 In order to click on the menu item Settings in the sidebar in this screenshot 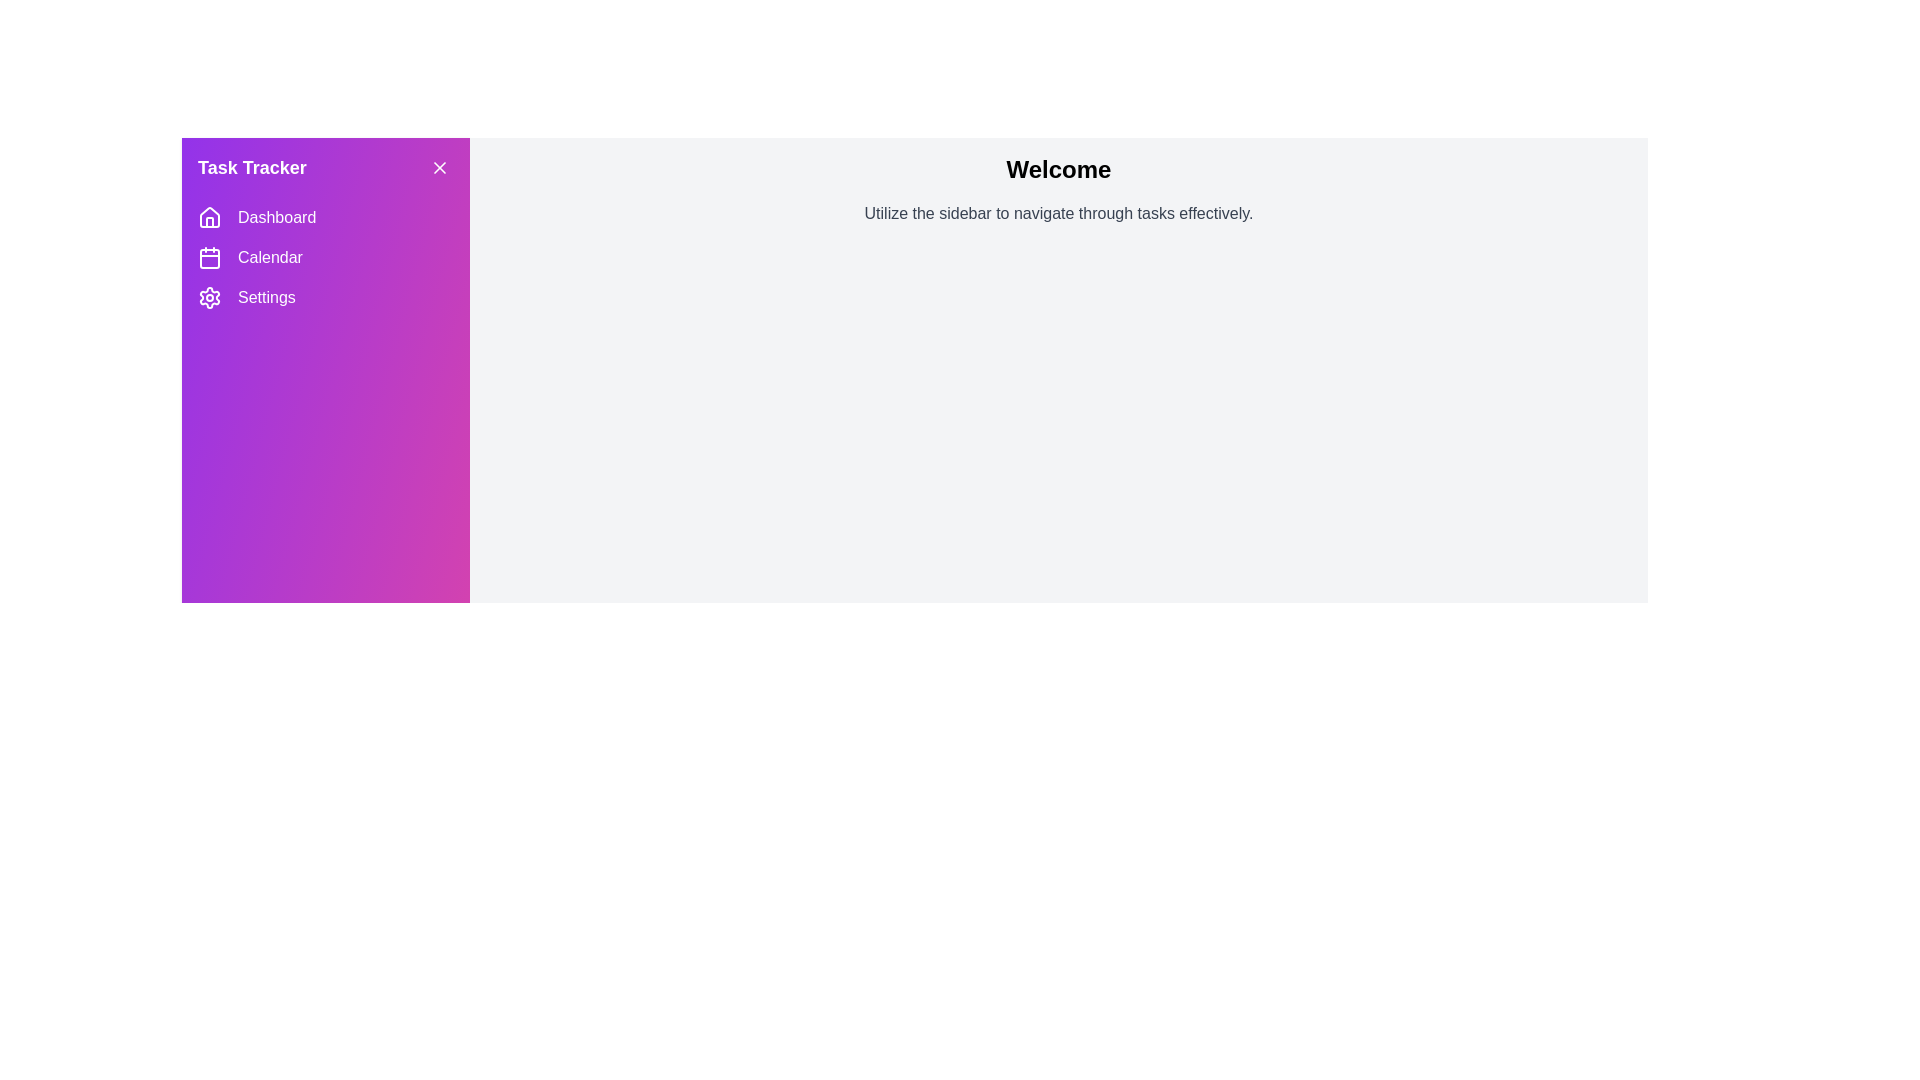, I will do `click(326, 297)`.